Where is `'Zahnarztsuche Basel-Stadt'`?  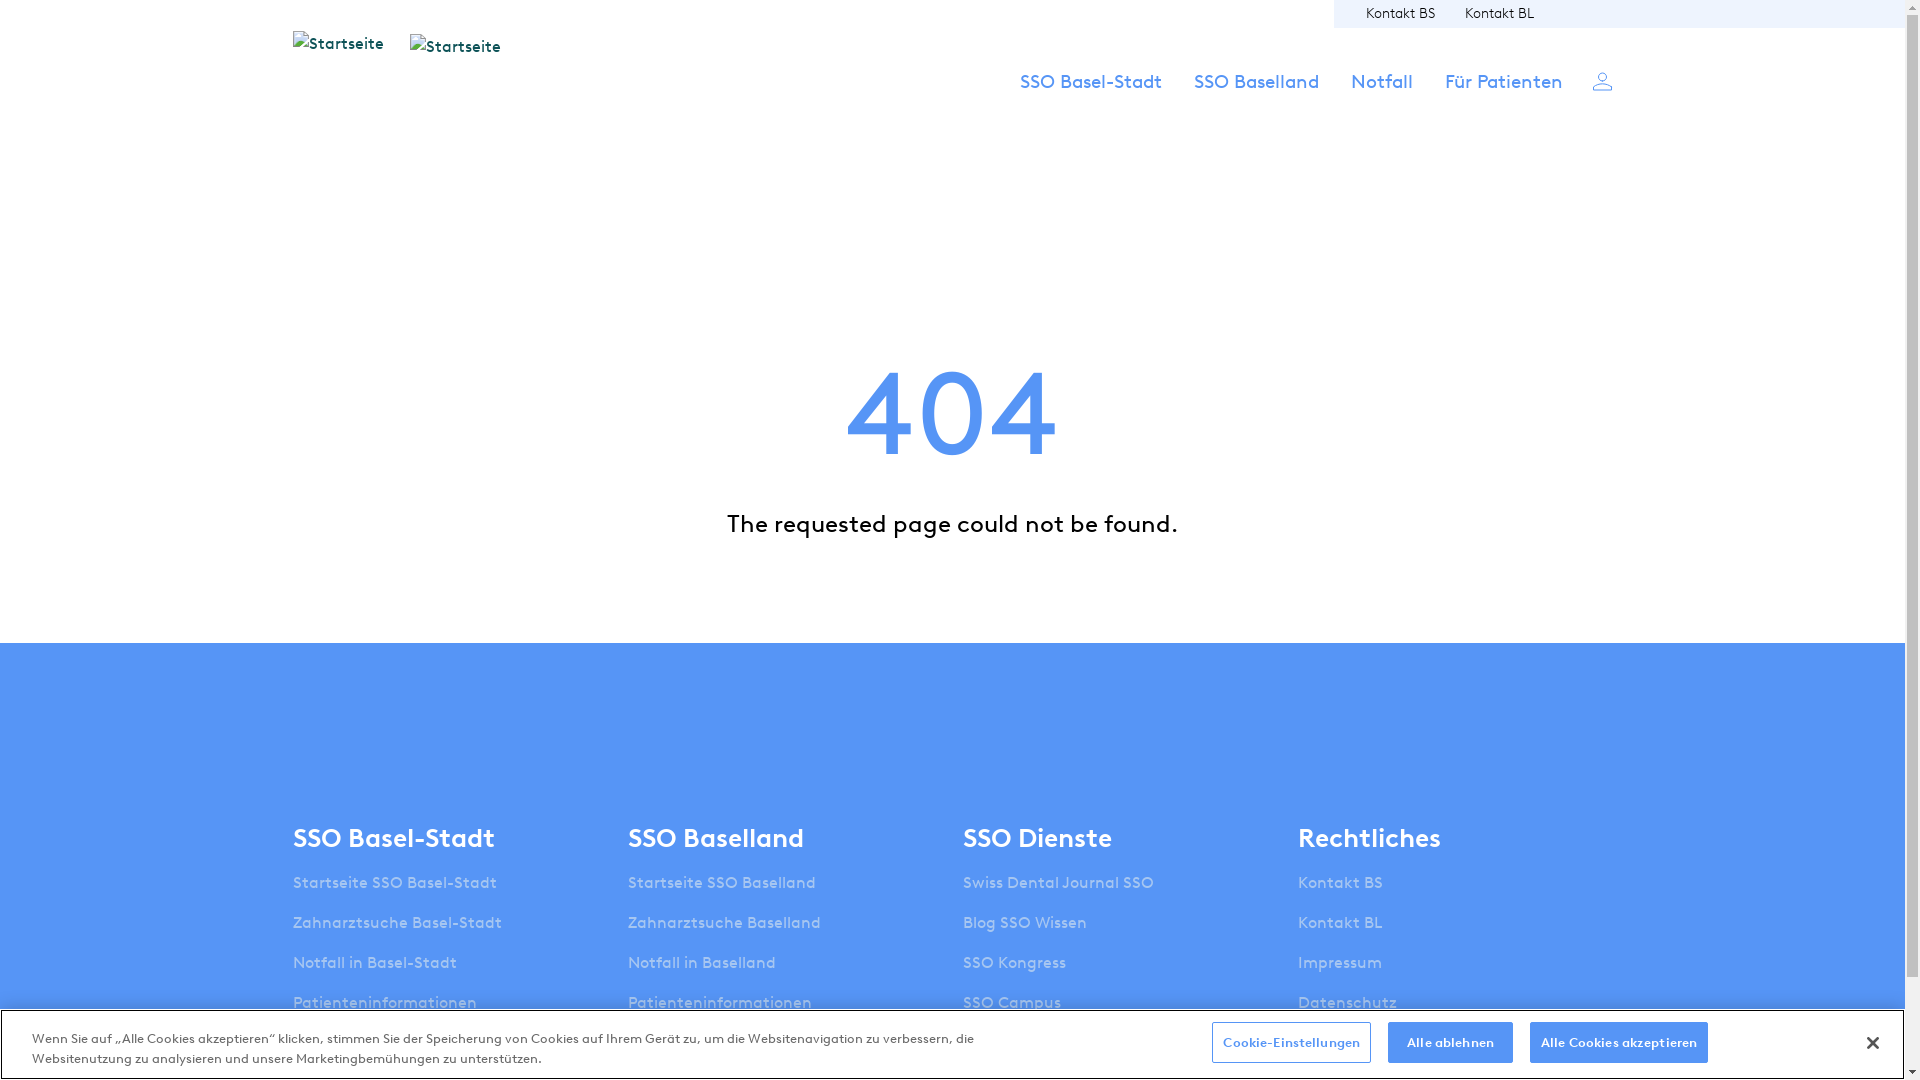
'Zahnarztsuche Basel-Stadt' is located at coordinates (396, 922).